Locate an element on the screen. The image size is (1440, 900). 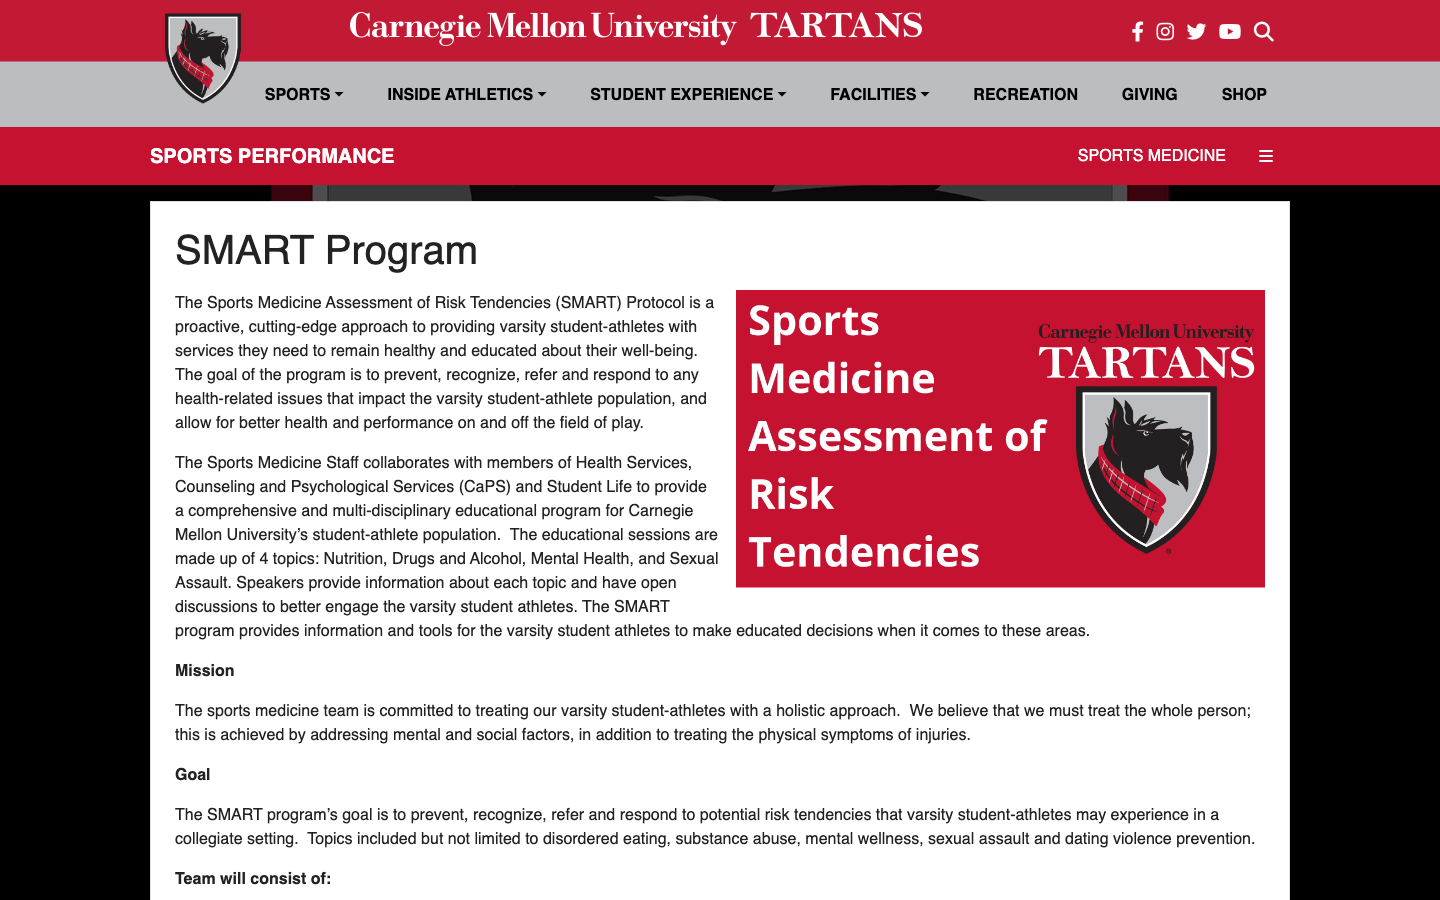
Engage the Drop-Down Icon for Facilities is located at coordinates (878, 93).